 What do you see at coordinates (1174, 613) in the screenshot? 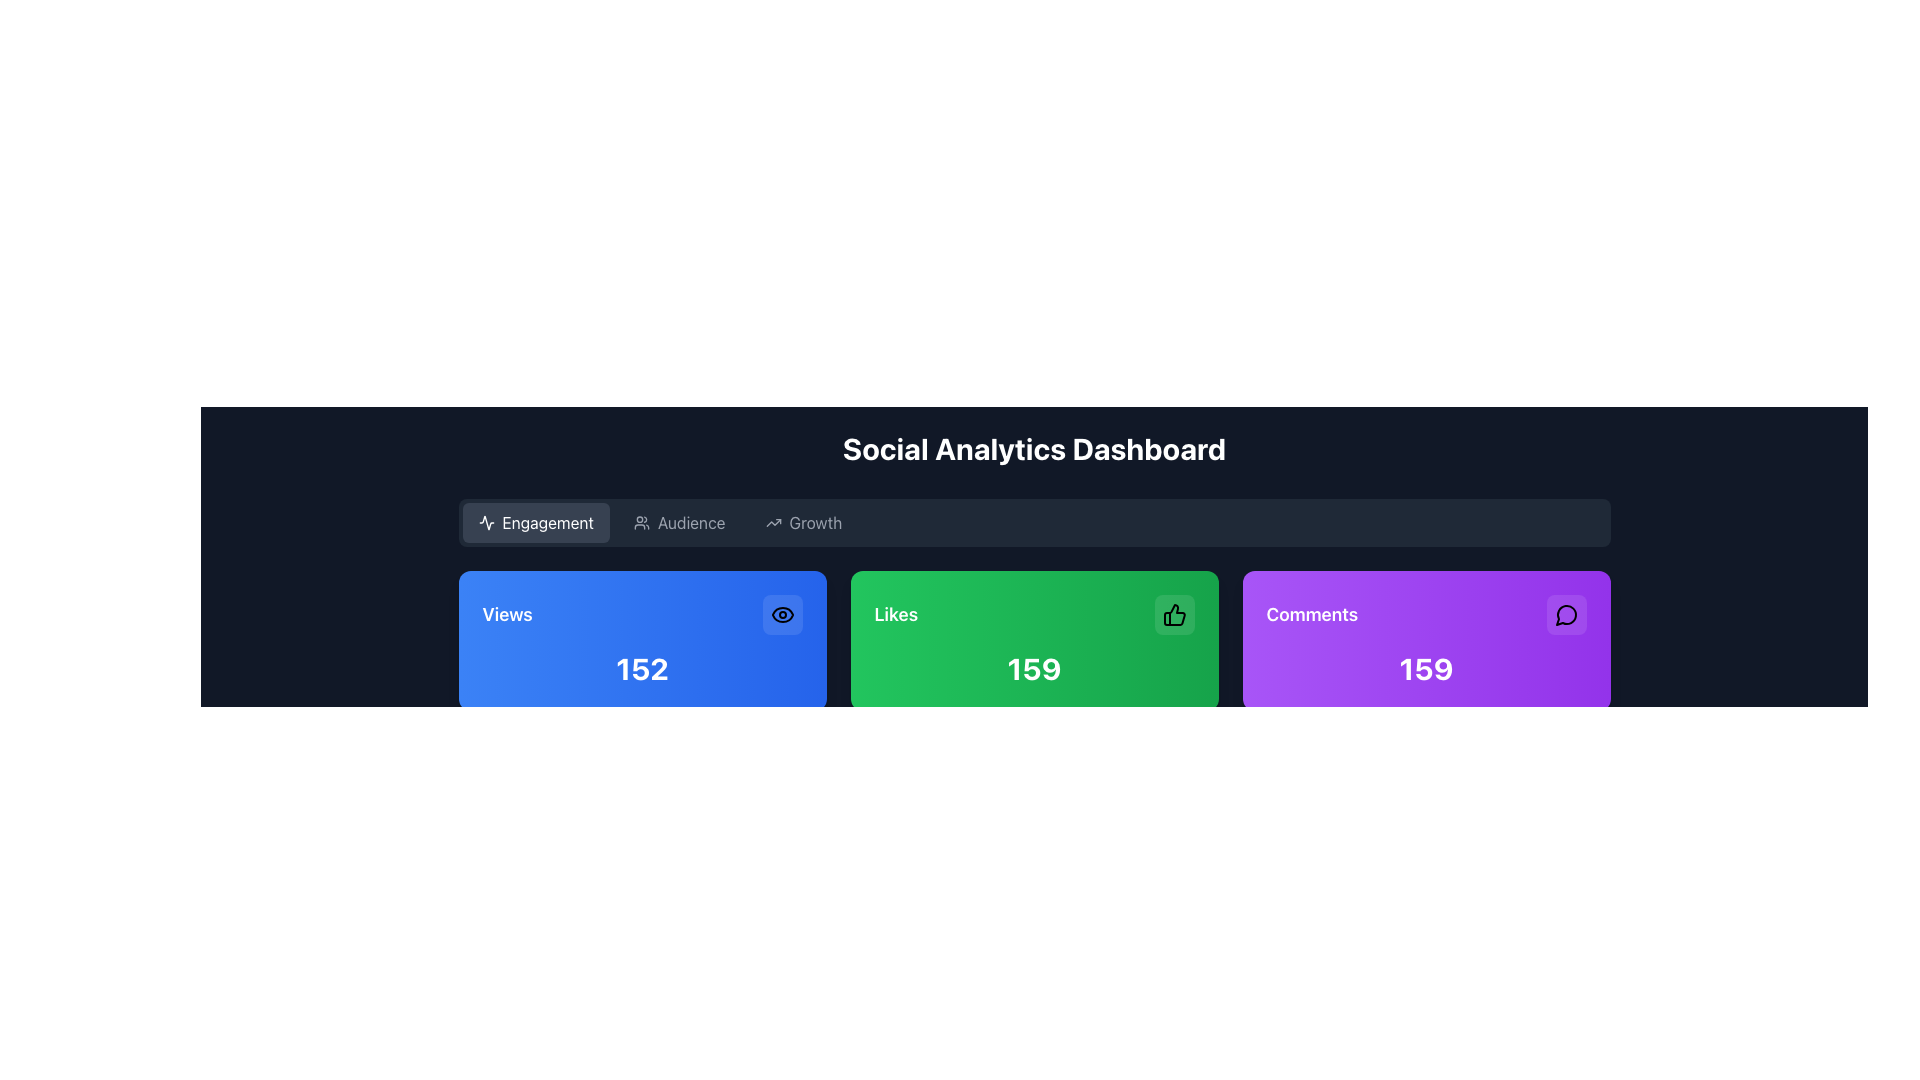
I see `the thumbs-up icon located in the top-right corner of the green 'Likes' card component, which signifies user appreciation or agreement` at bounding box center [1174, 613].